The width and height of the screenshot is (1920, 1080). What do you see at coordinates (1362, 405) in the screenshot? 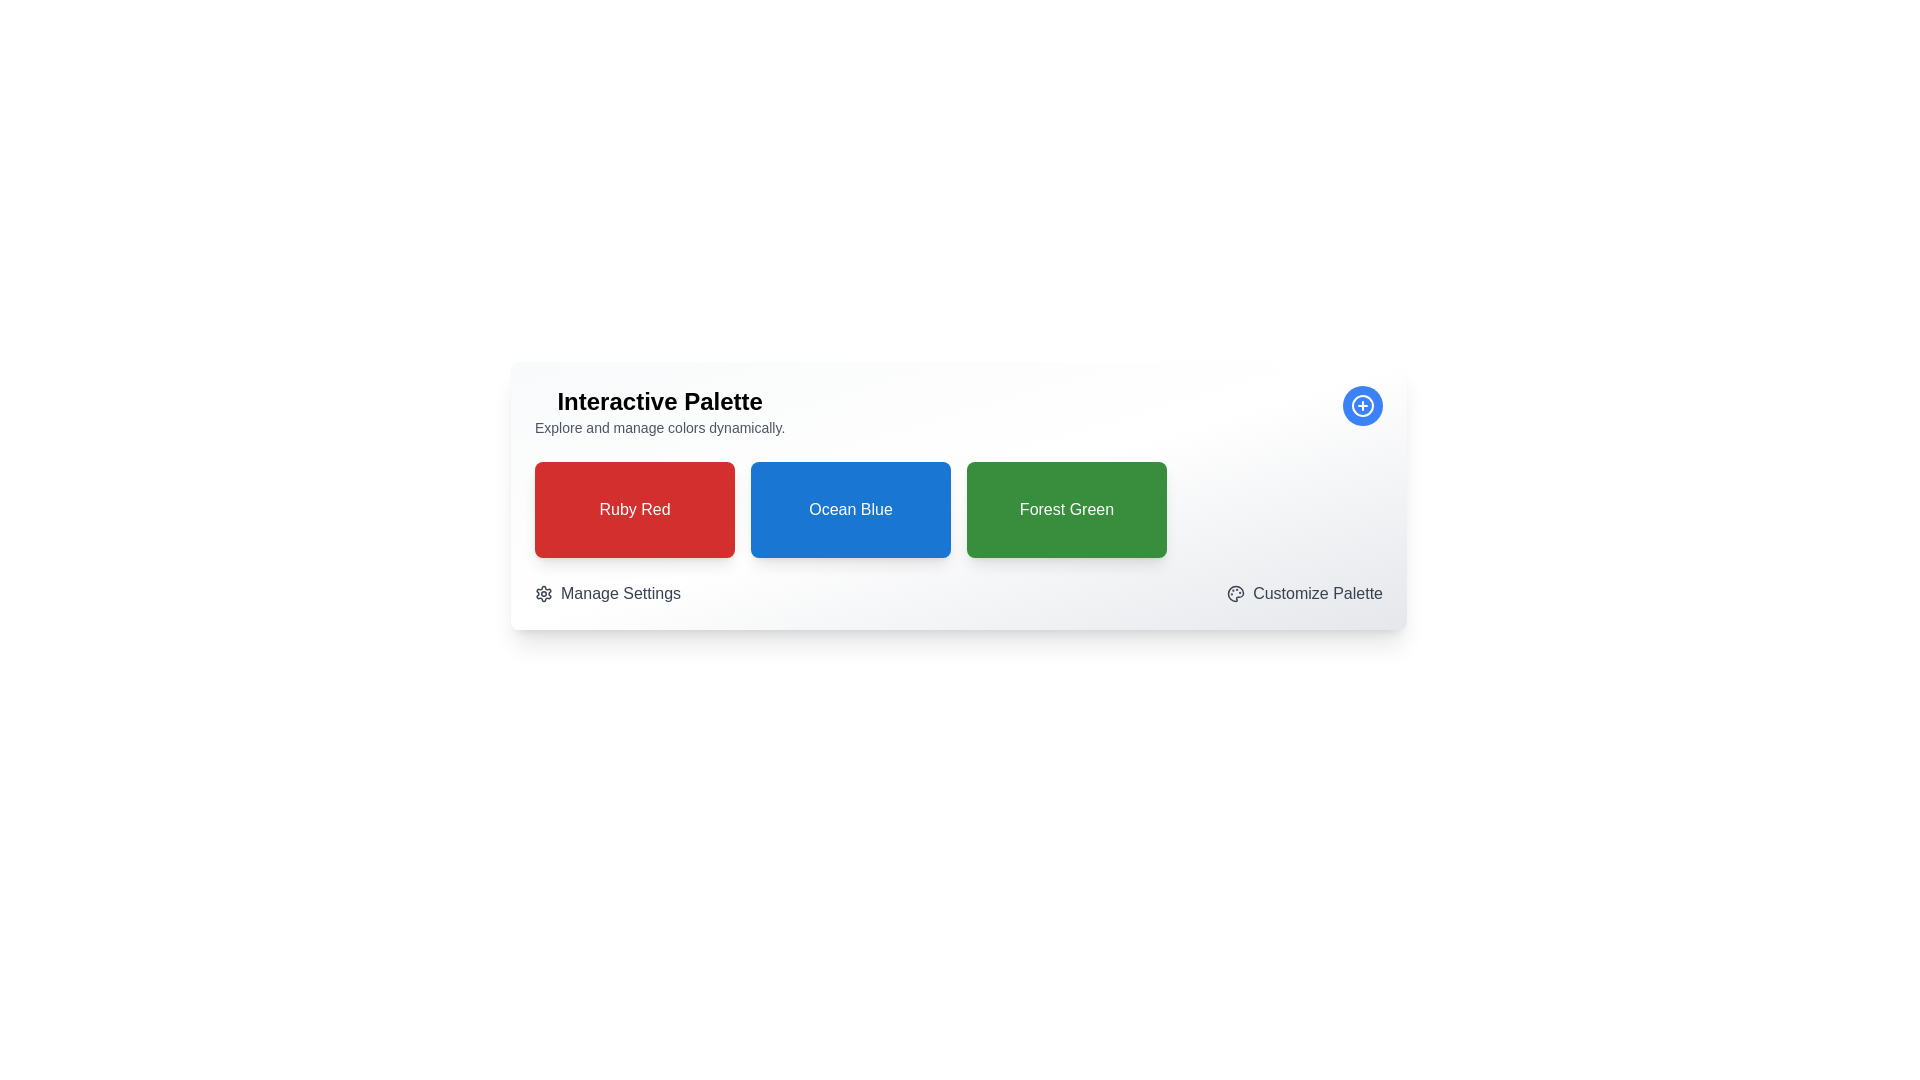
I see `the circular blue button with a white plus icon located at the top-right corner of the 'Interactive Palette' section` at bounding box center [1362, 405].